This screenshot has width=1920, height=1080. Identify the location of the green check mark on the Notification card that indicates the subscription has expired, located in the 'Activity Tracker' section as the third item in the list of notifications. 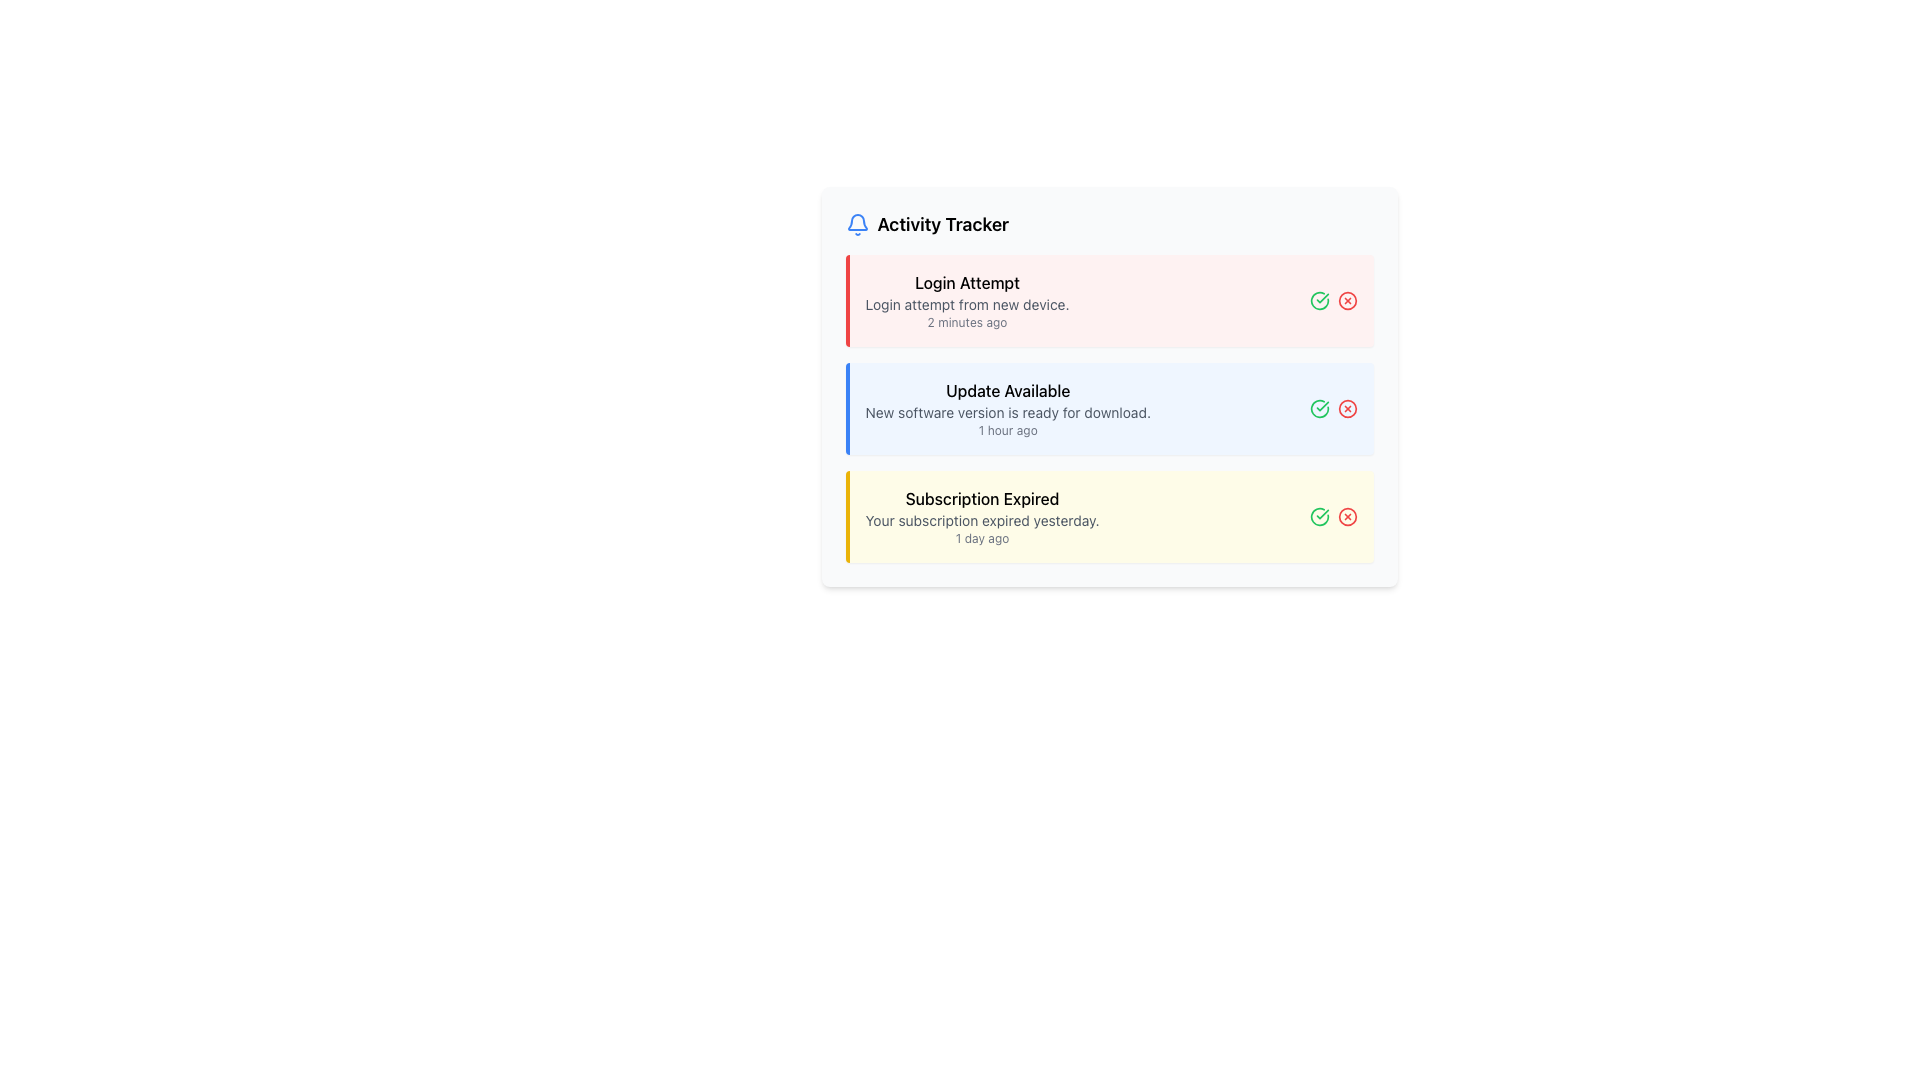
(1108, 515).